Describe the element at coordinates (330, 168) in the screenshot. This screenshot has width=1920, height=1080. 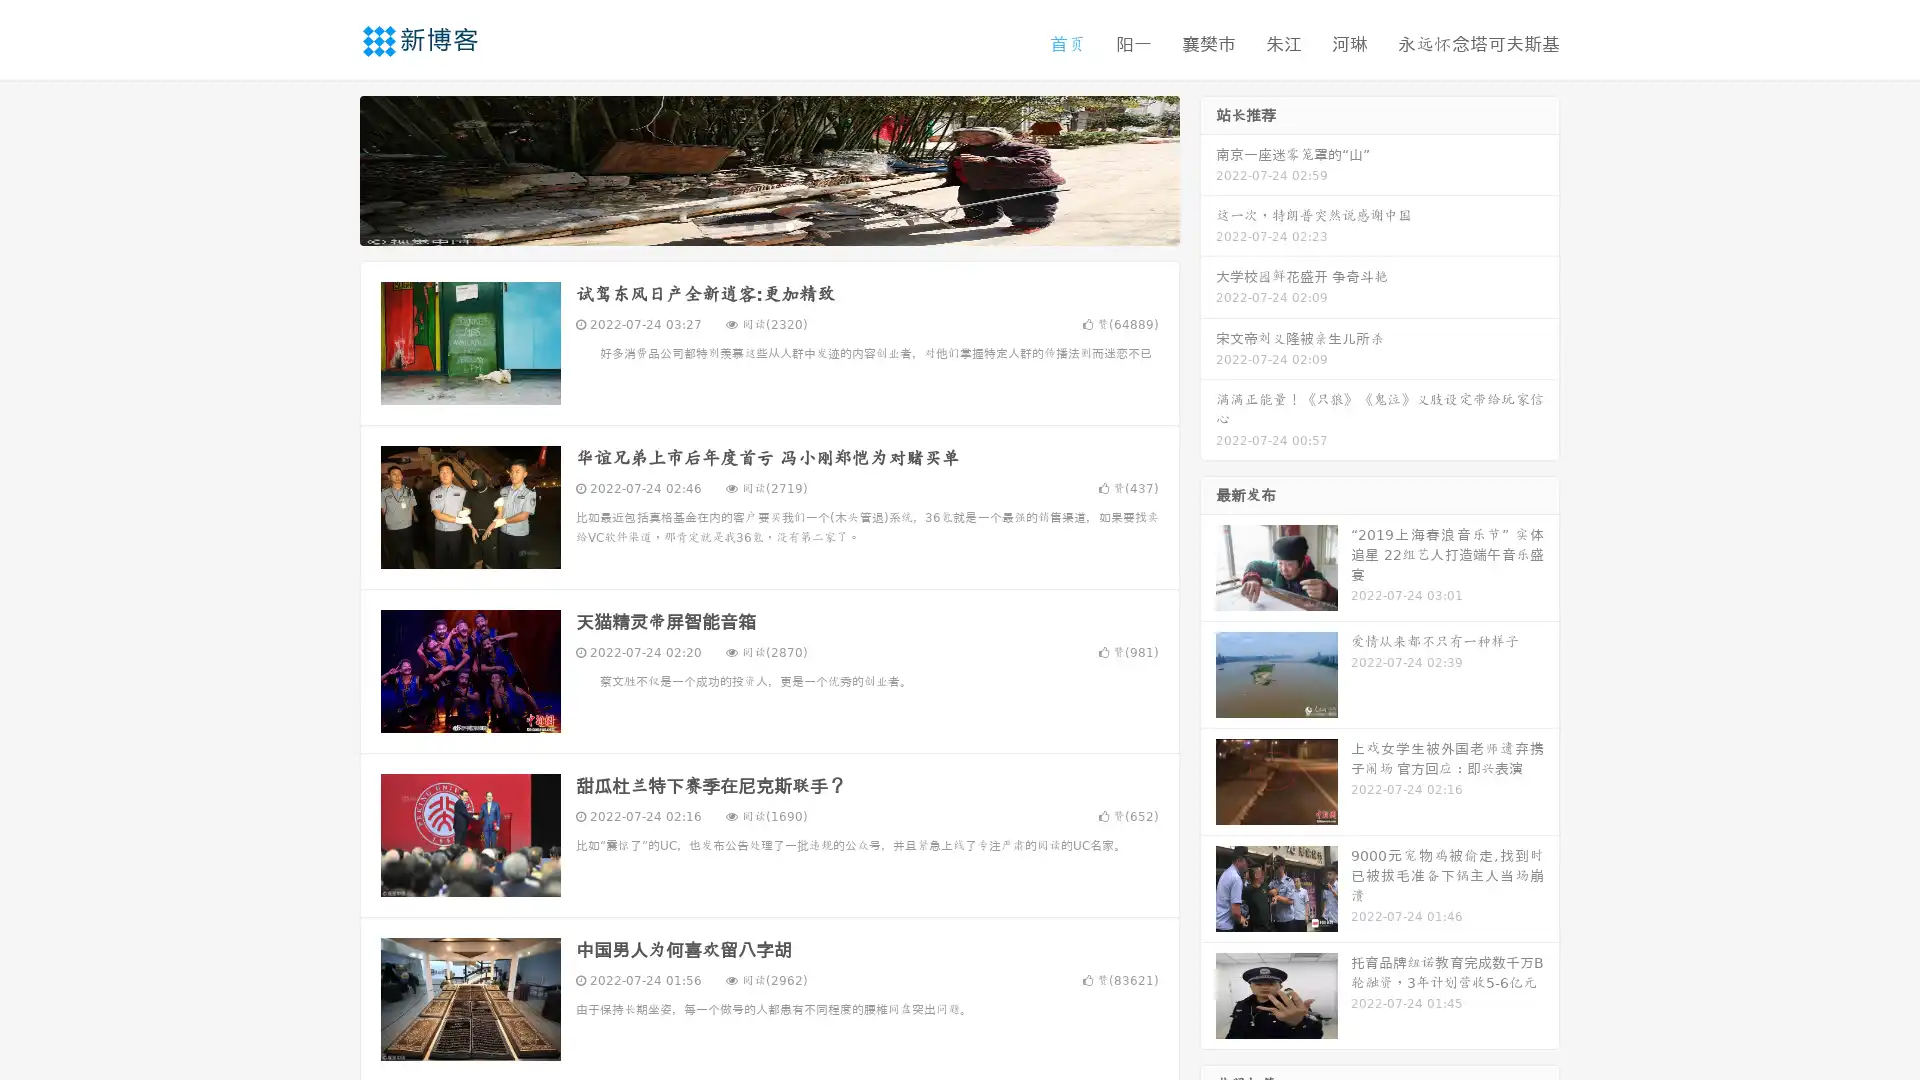
I see `Previous slide` at that location.